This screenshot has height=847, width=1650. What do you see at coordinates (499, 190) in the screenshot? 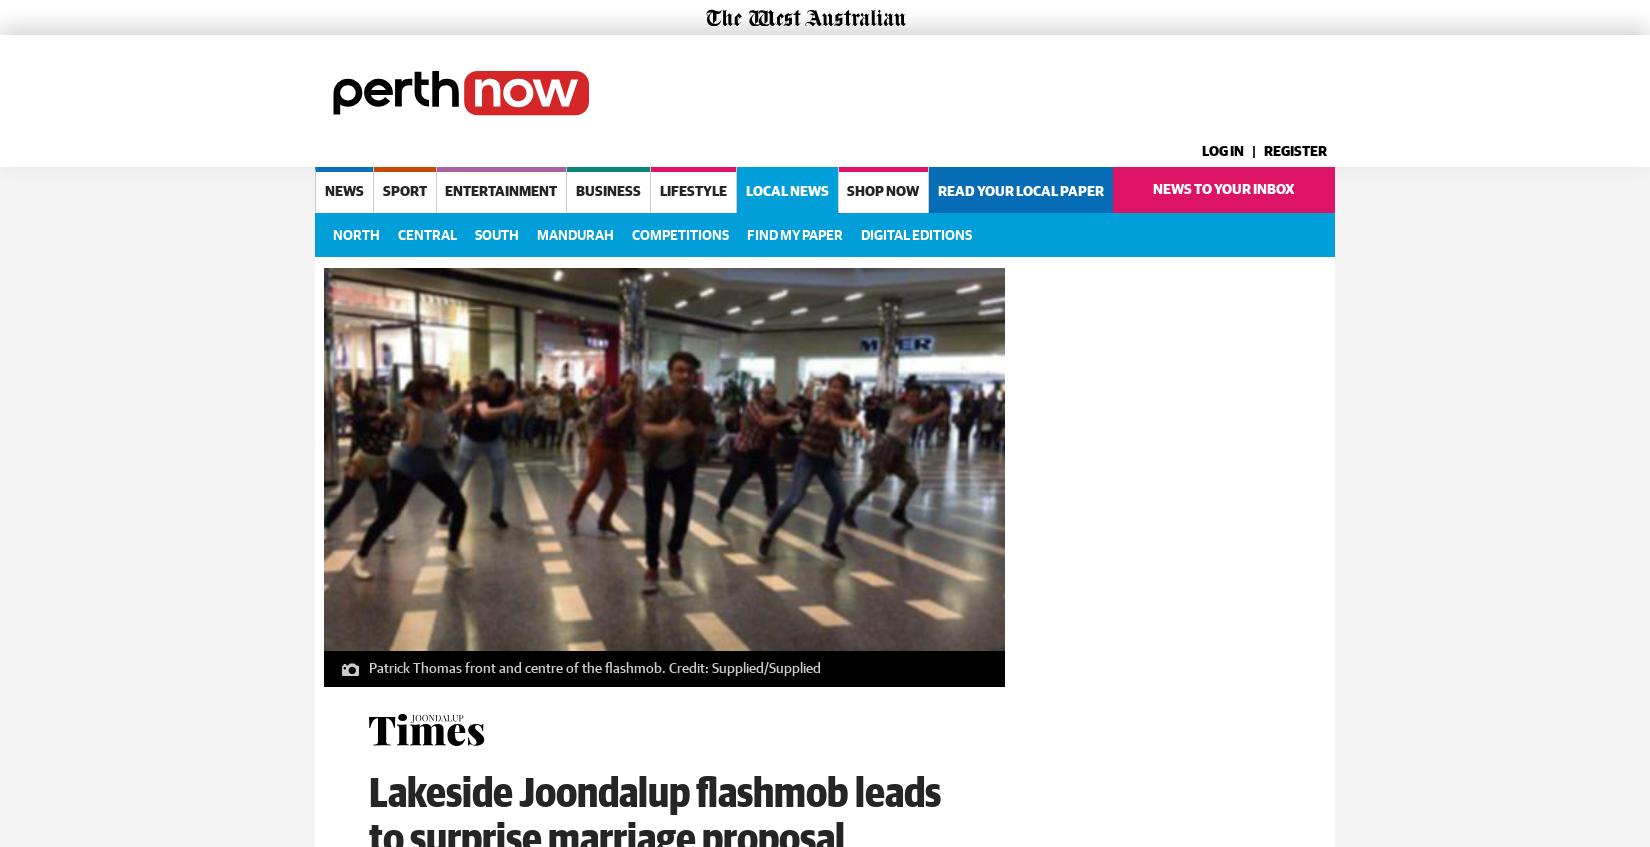
I see `'Entertainment'` at bounding box center [499, 190].